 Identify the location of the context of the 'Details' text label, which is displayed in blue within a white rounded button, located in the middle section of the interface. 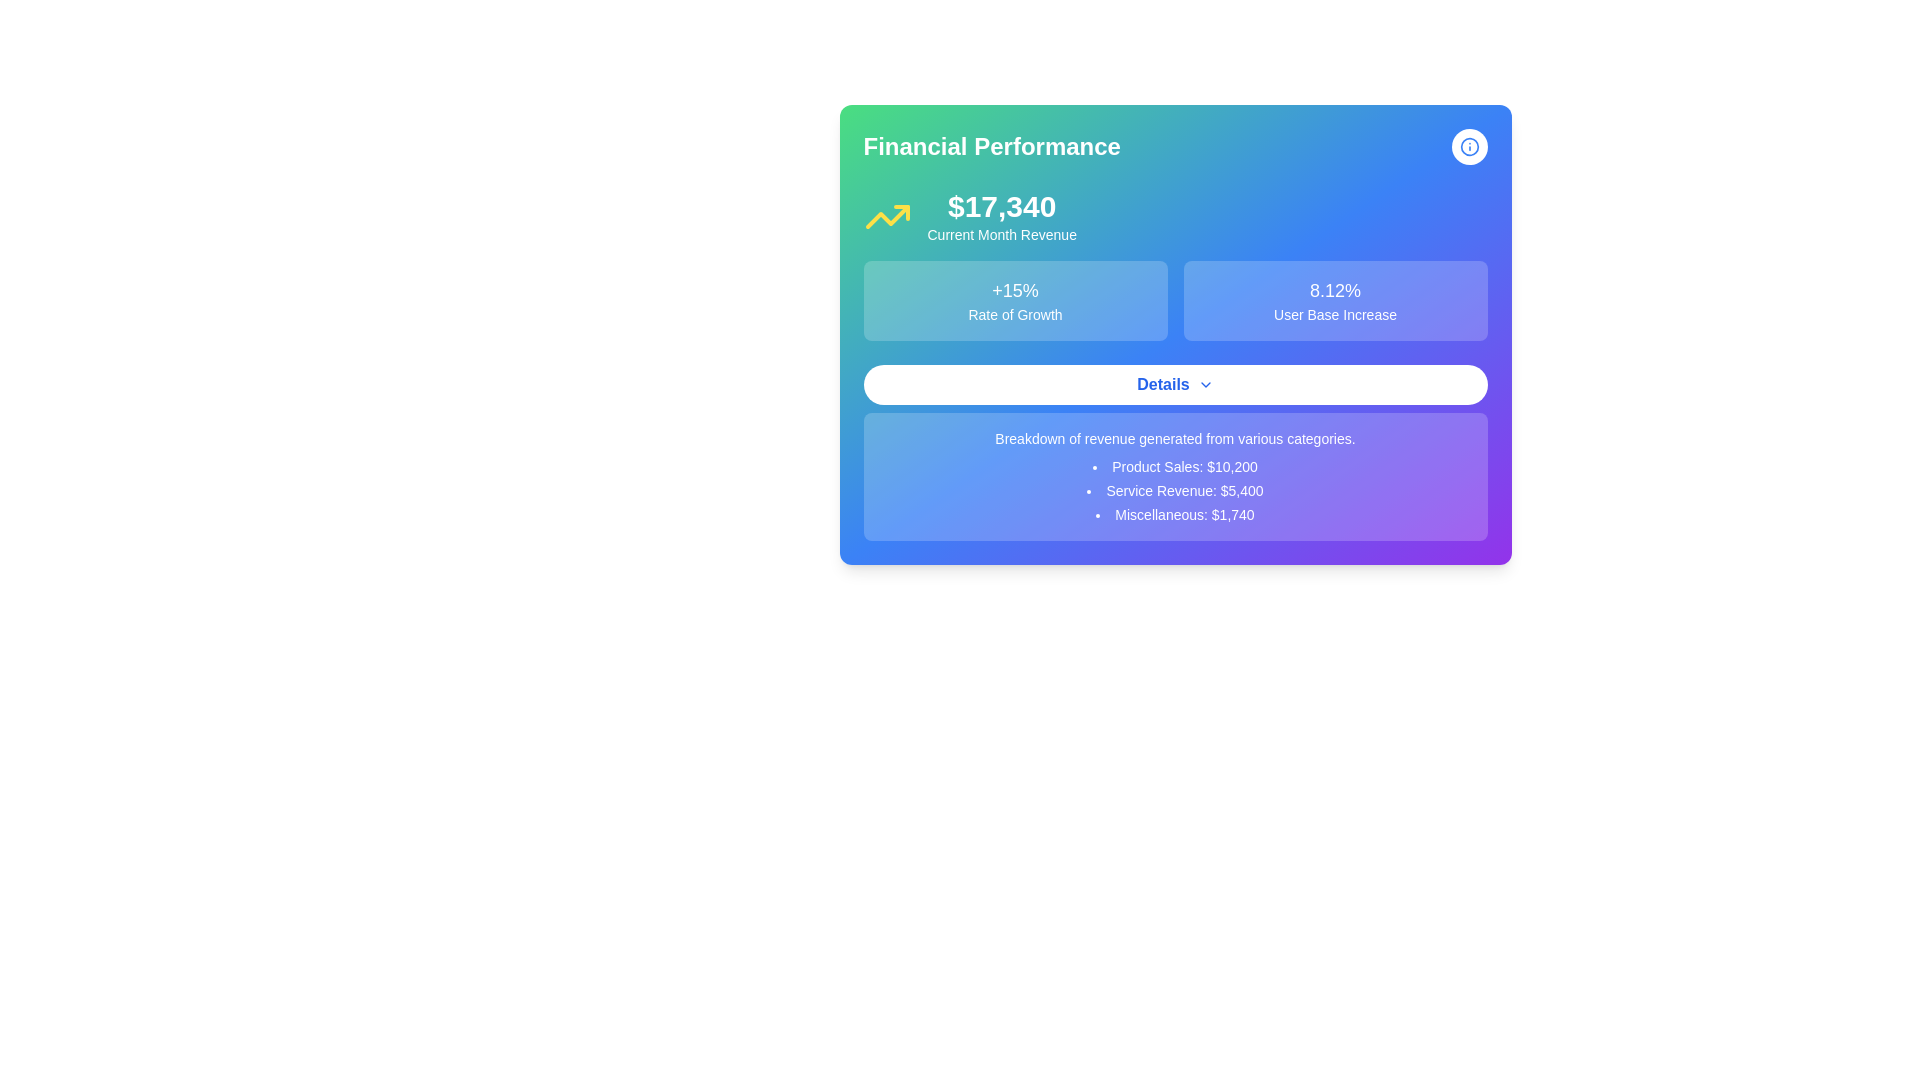
(1163, 385).